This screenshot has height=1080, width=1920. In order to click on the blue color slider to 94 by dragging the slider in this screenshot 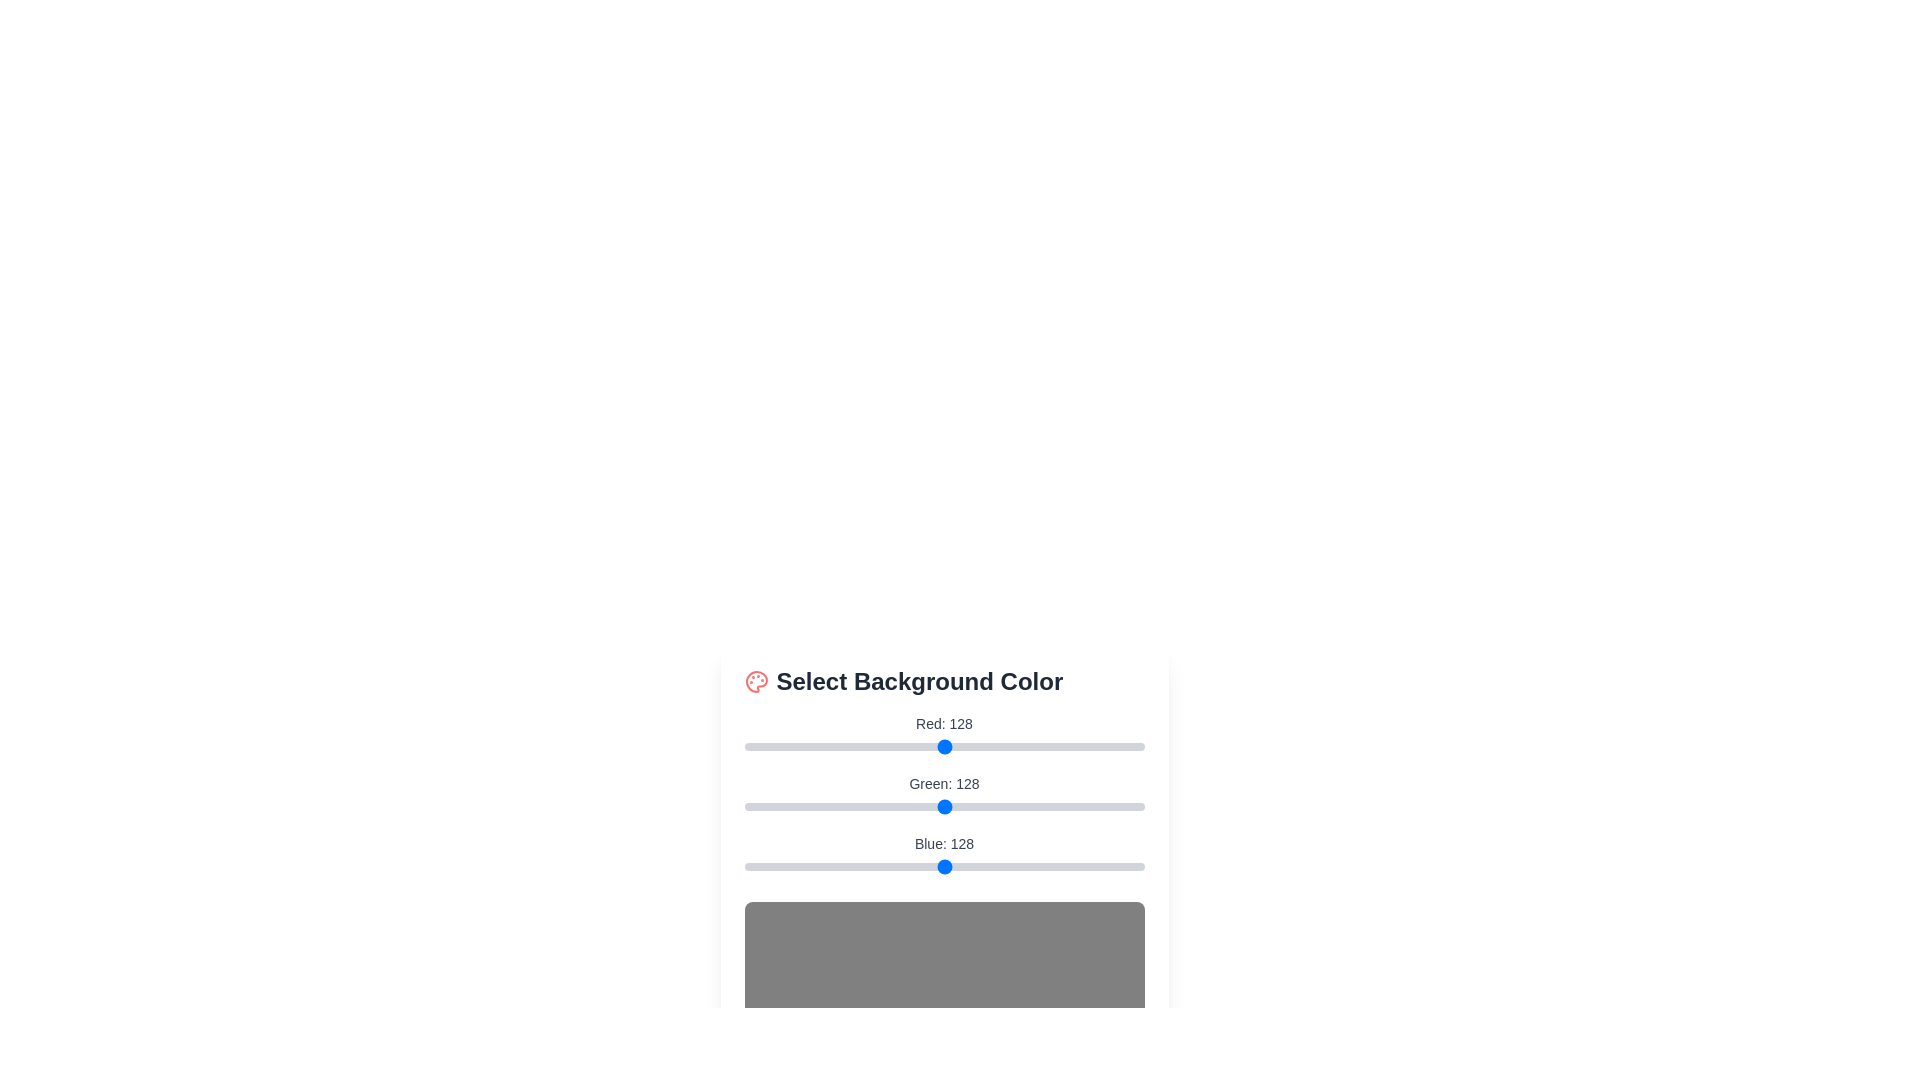, I will do `click(891, 866)`.